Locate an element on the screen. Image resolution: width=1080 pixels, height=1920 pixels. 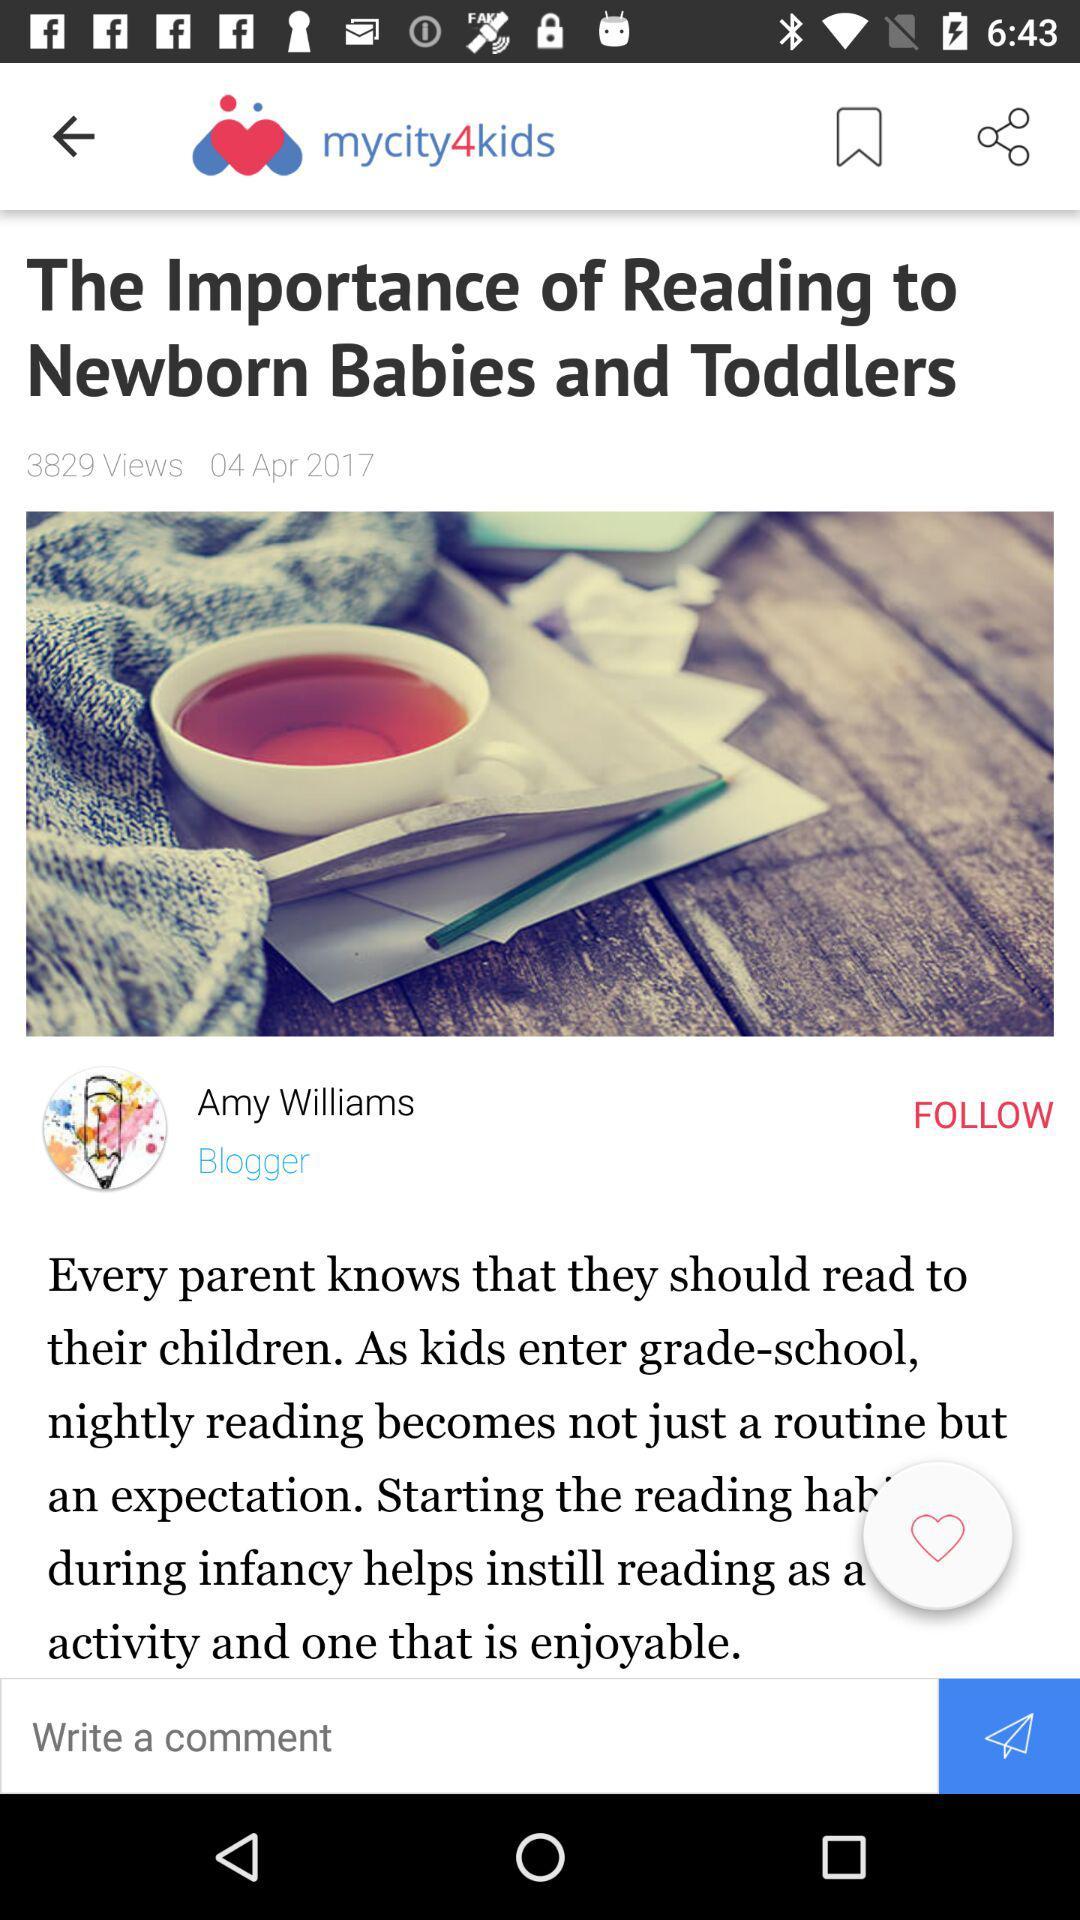
the follow item is located at coordinates (982, 1112).